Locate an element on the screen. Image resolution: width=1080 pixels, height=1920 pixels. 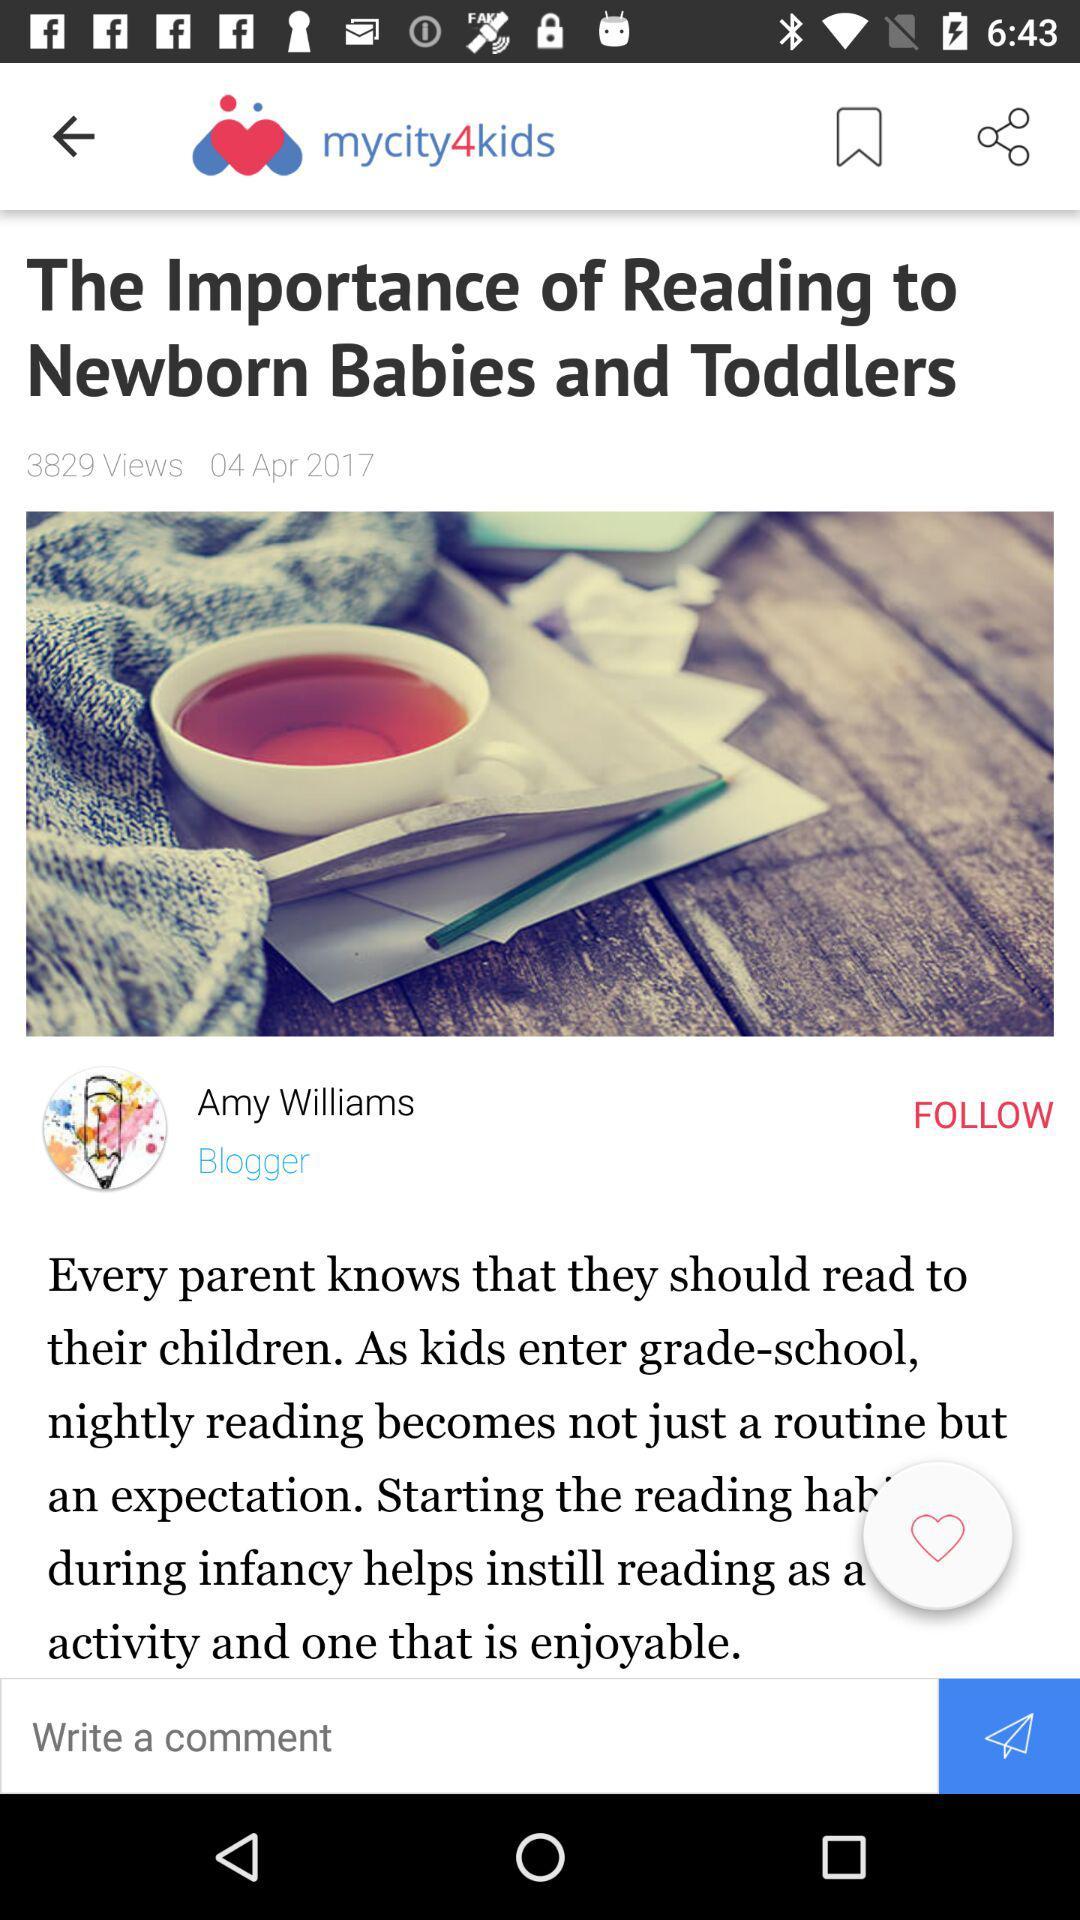
the follow item is located at coordinates (982, 1112).